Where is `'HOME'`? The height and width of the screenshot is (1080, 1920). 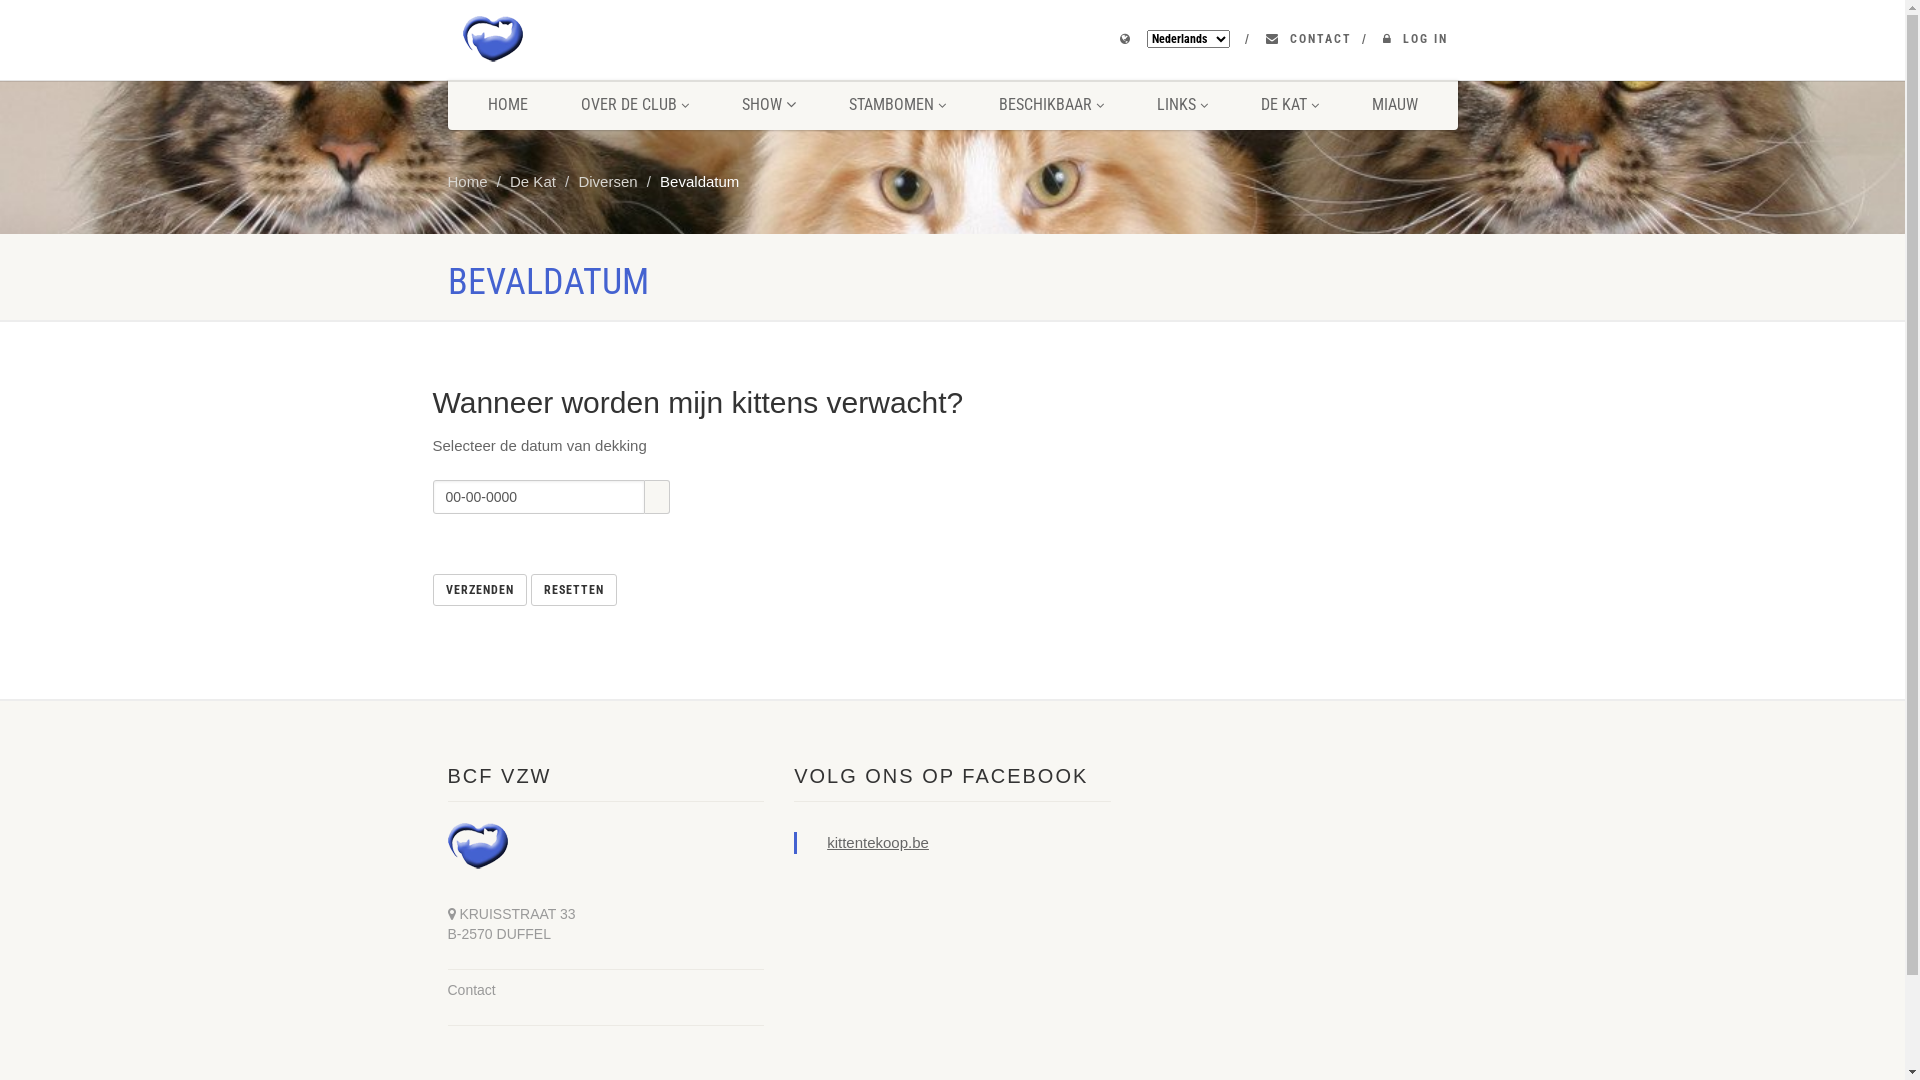 'HOME' is located at coordinates (507, 104).